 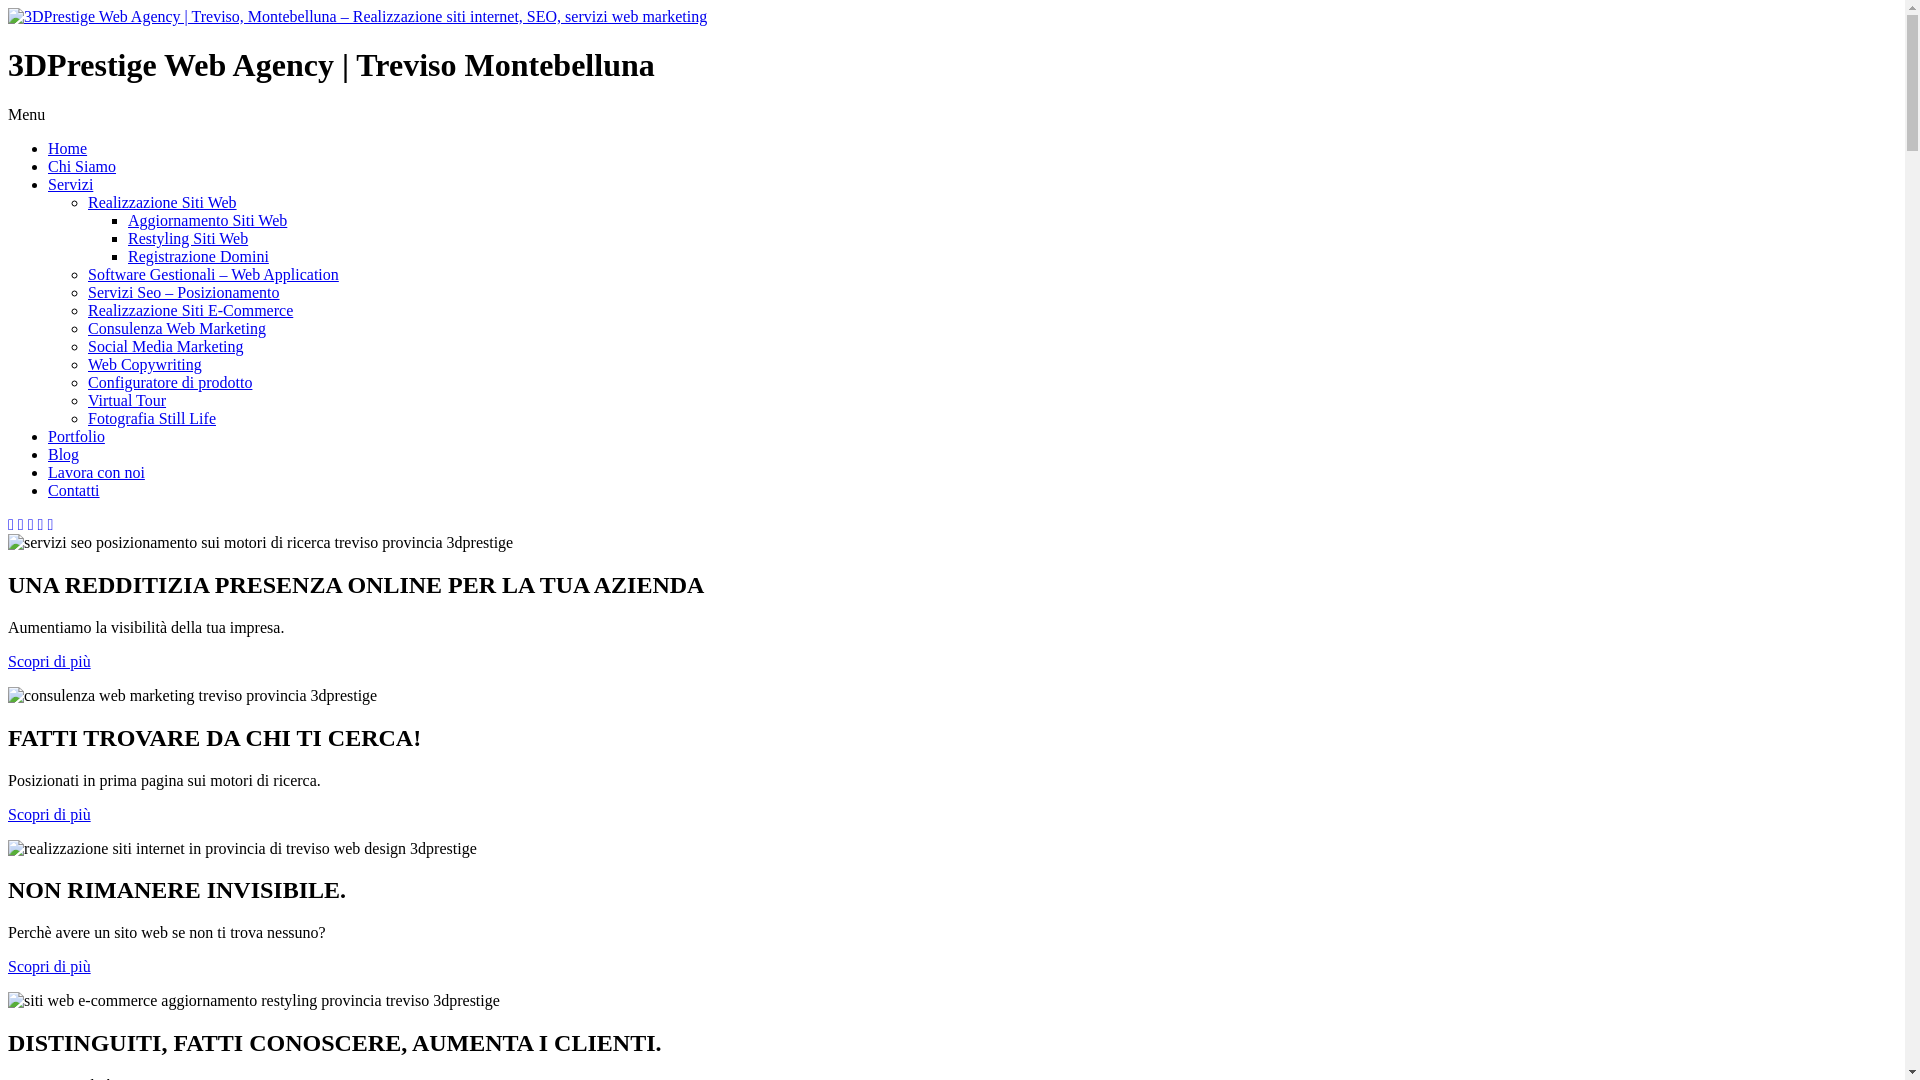 What do you see at coordinates (127, 255) in the screenshot?
I see `'Registrazione Domini'` at bounding box center [127, 255].